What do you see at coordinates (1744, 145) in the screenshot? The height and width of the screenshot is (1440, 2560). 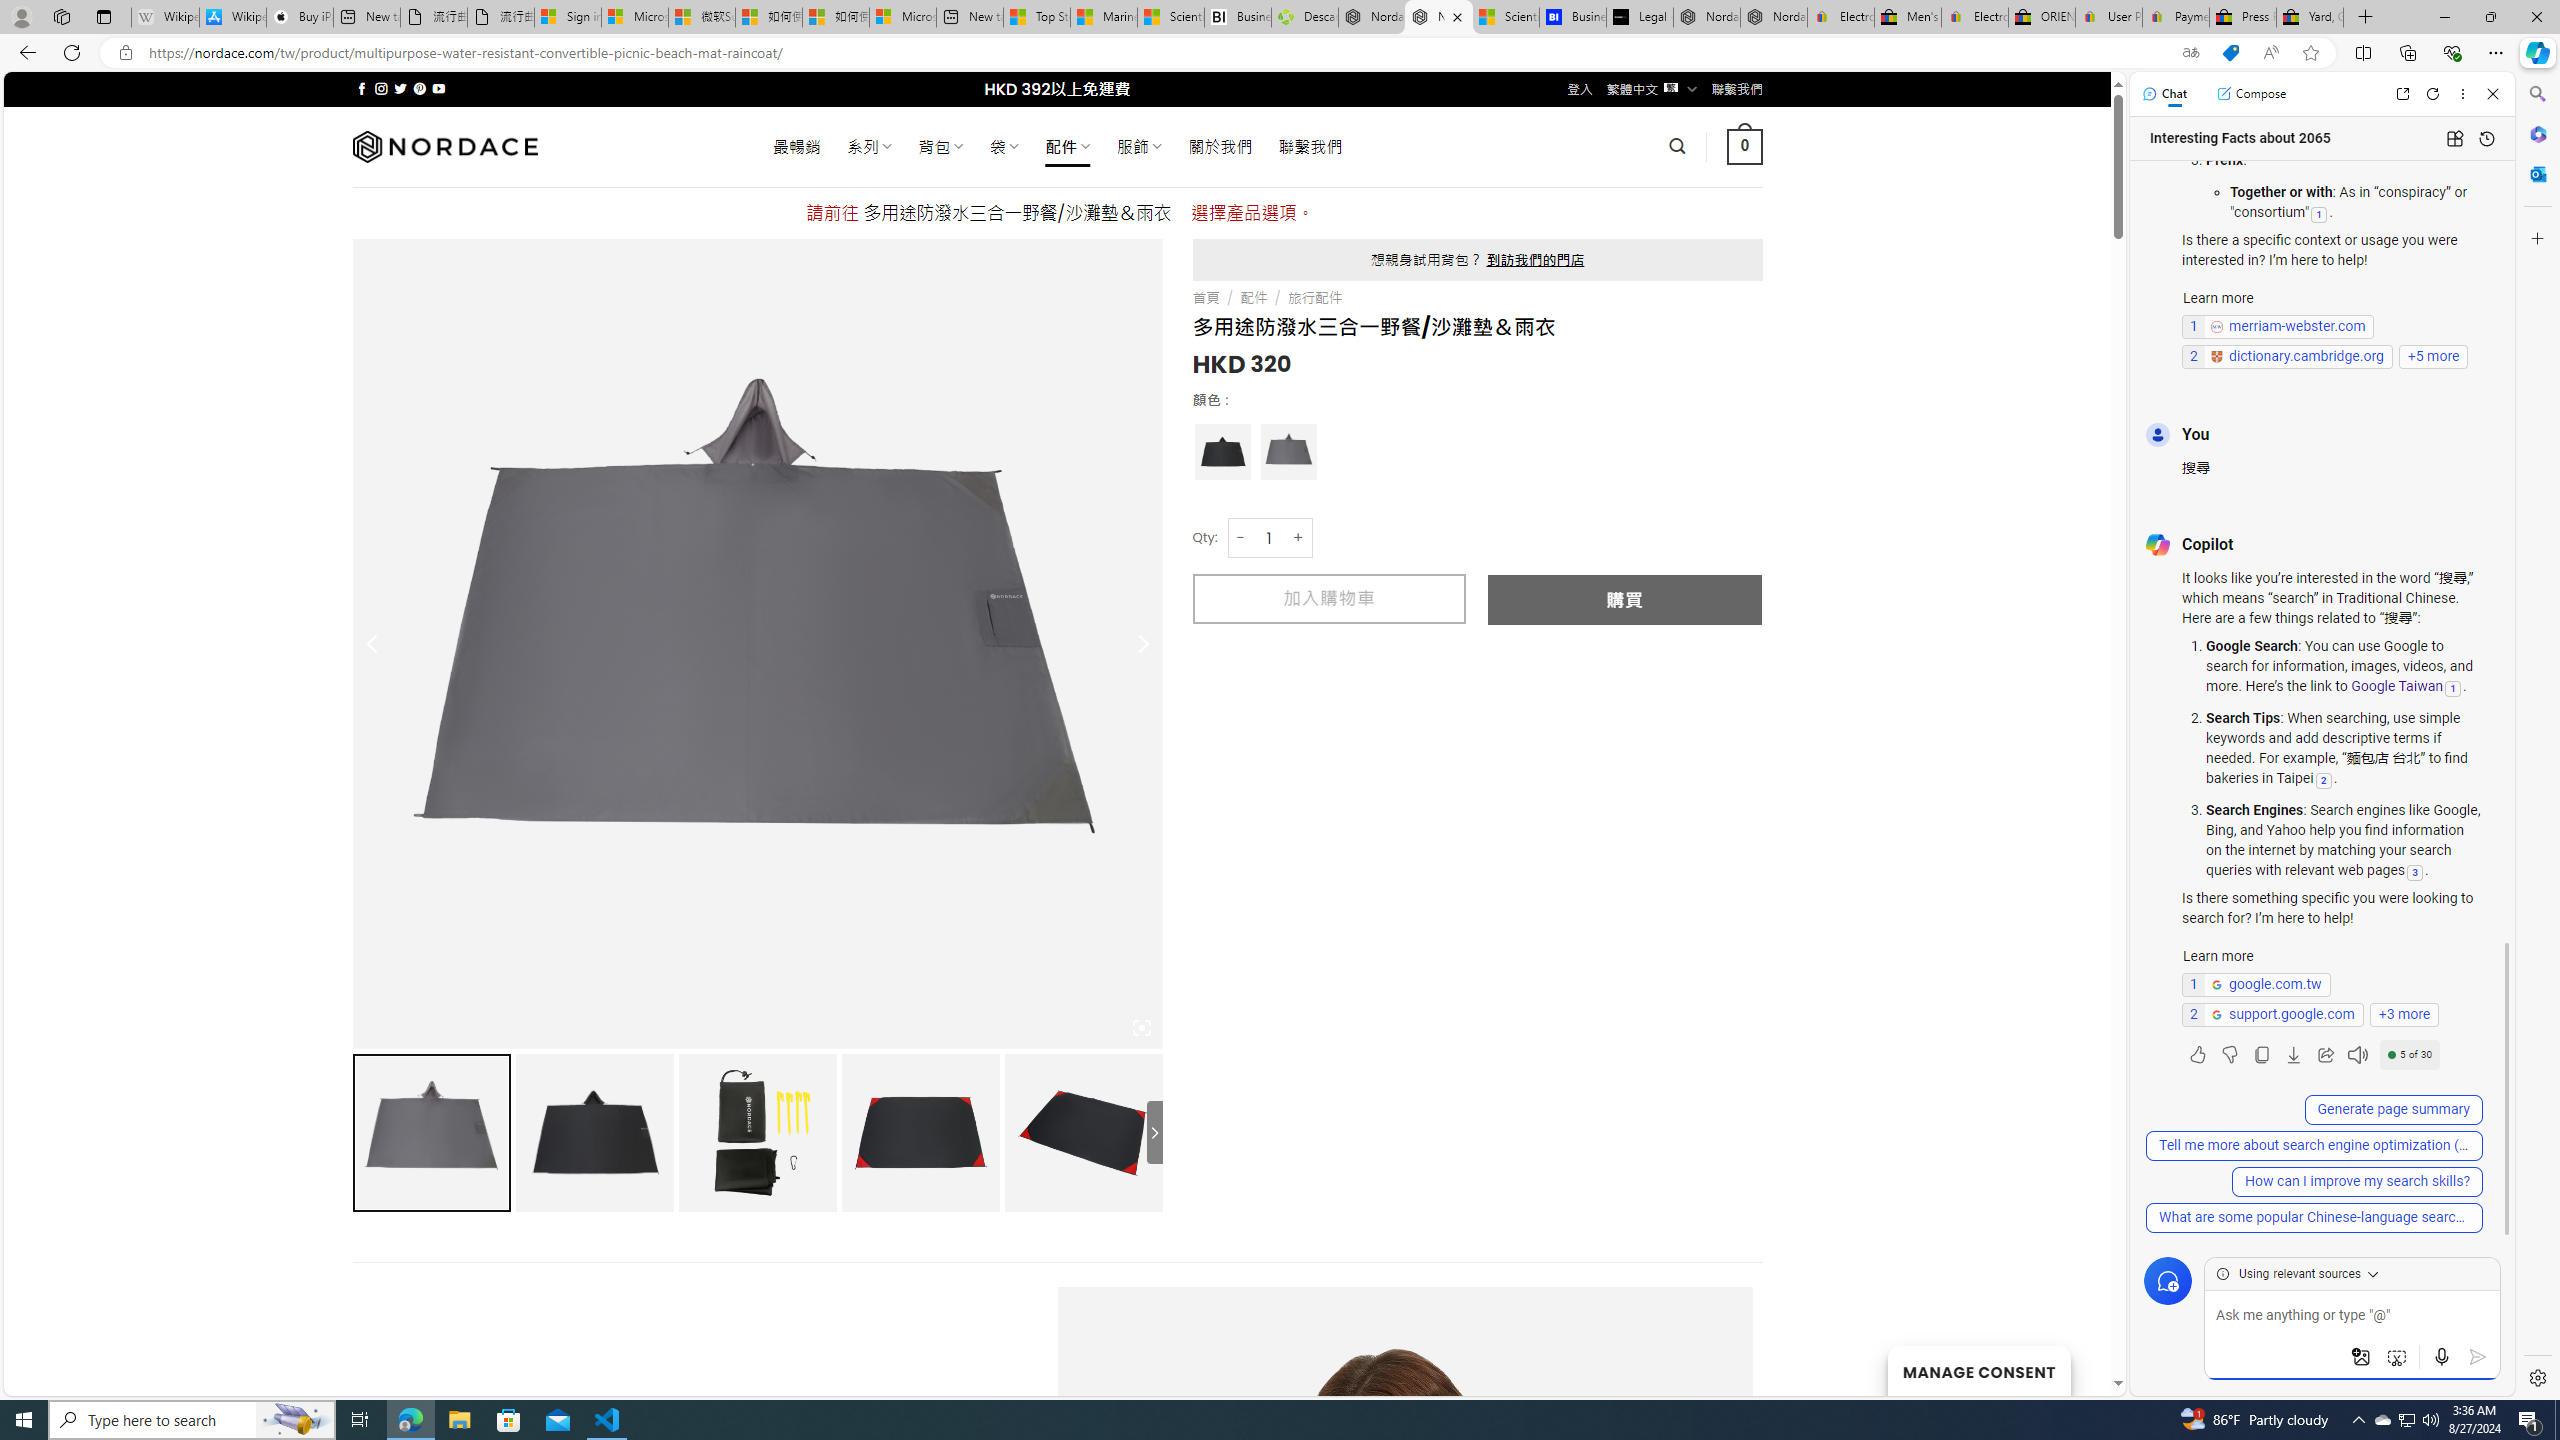 I see `'  0  '` at bounding box center [1744, 145].